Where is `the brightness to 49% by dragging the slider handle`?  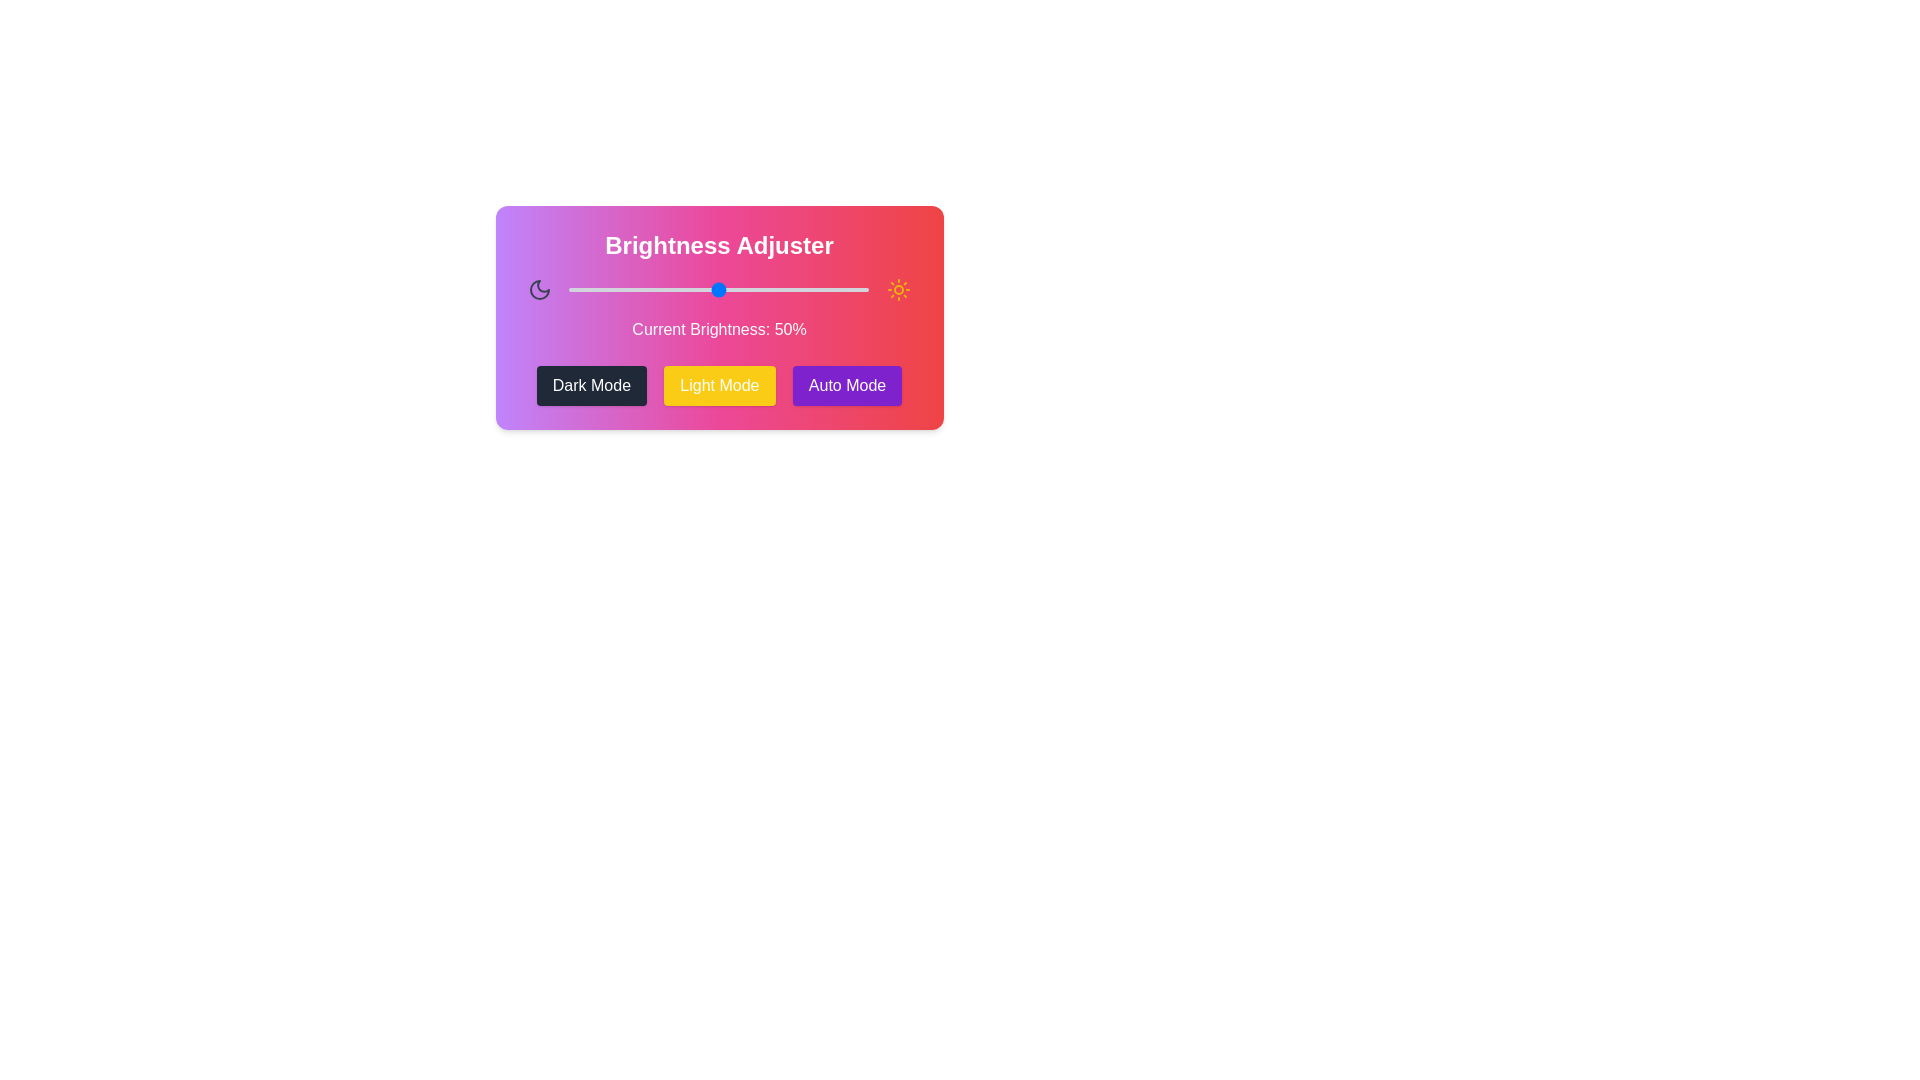
the brightness to 49% by dragging the slider handle is located at coordinates (716, 289).